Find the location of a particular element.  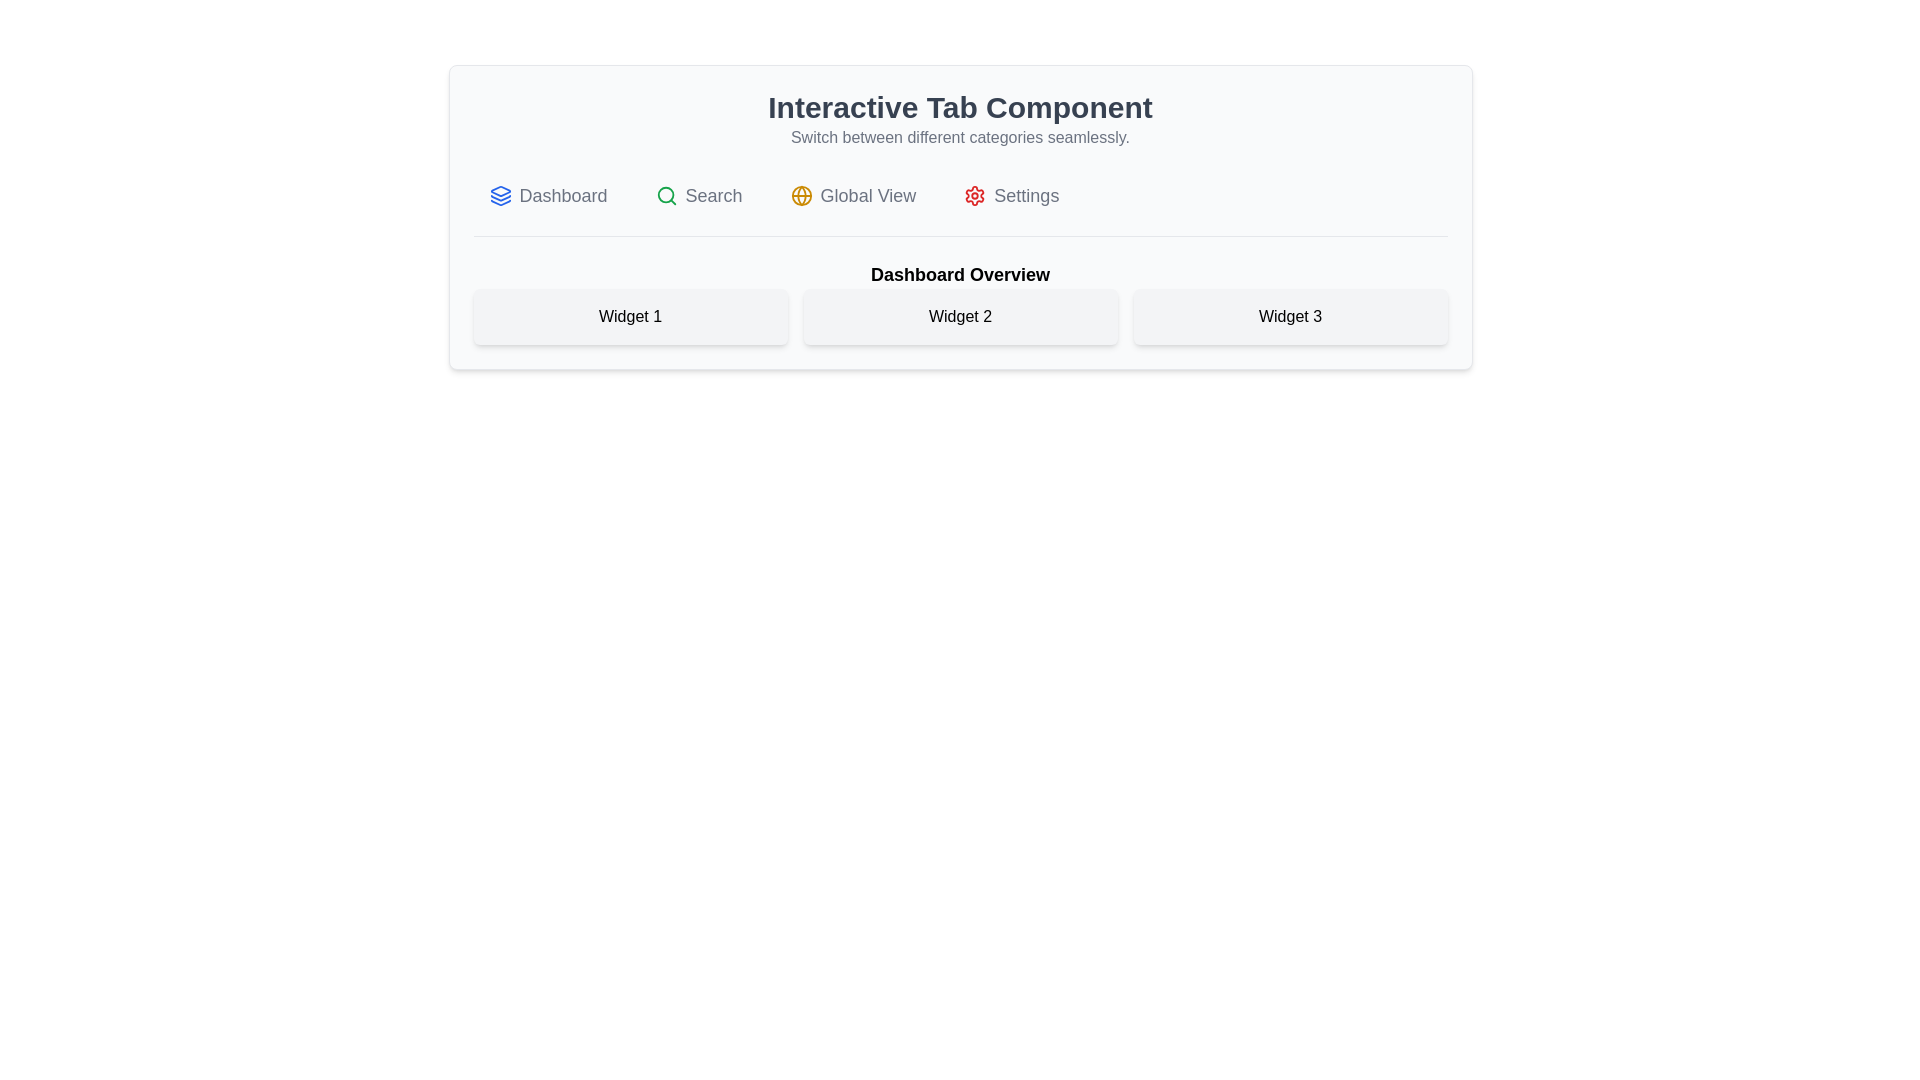

the 'Global View' button, which is the third tab in the horizontal navigation menu, located between 'Search' and 'Settings', displaying a globe icon and gray text is located at coordinates (853, 196).